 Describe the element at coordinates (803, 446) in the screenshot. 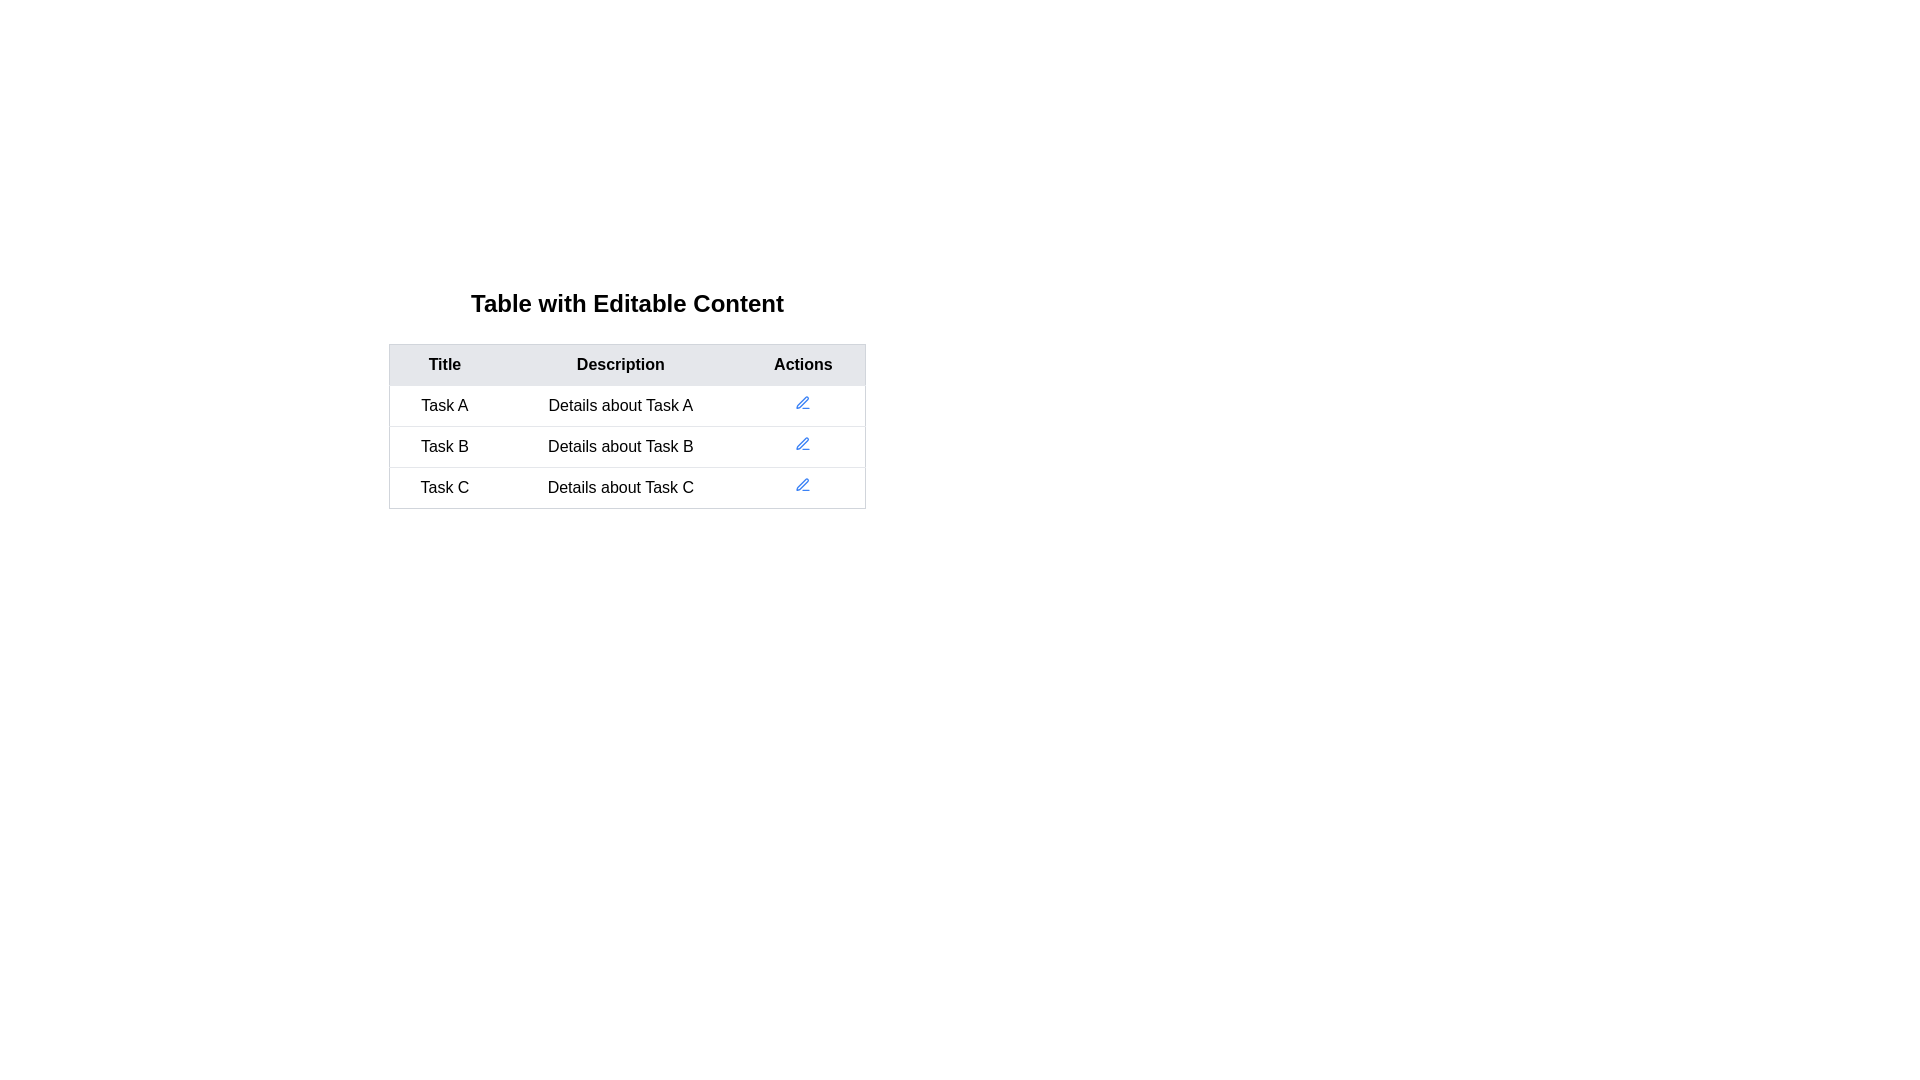

I see `the small blue icon resembling a pen or pencil in the 'Actions' column of the table row corresponding to 'Task B'` at that location.